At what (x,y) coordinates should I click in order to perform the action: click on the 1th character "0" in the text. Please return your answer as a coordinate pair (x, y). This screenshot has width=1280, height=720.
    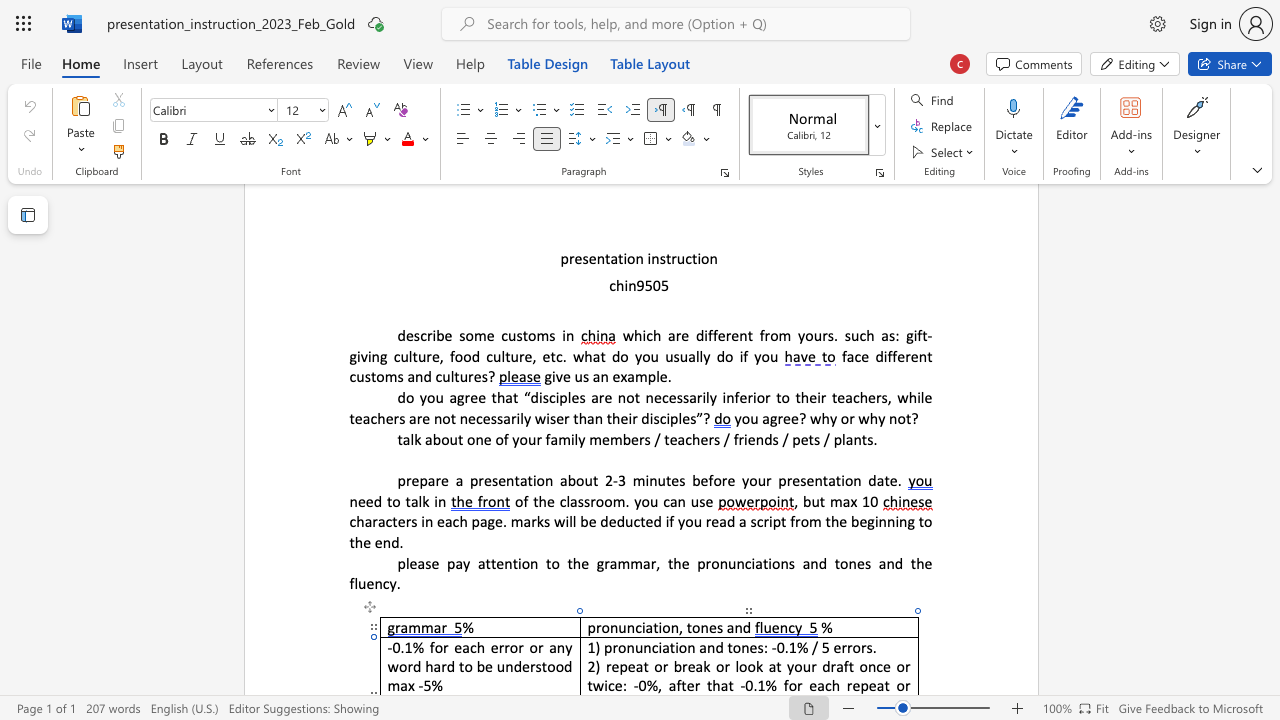
    Looking at the image, I should click on (779, 647).